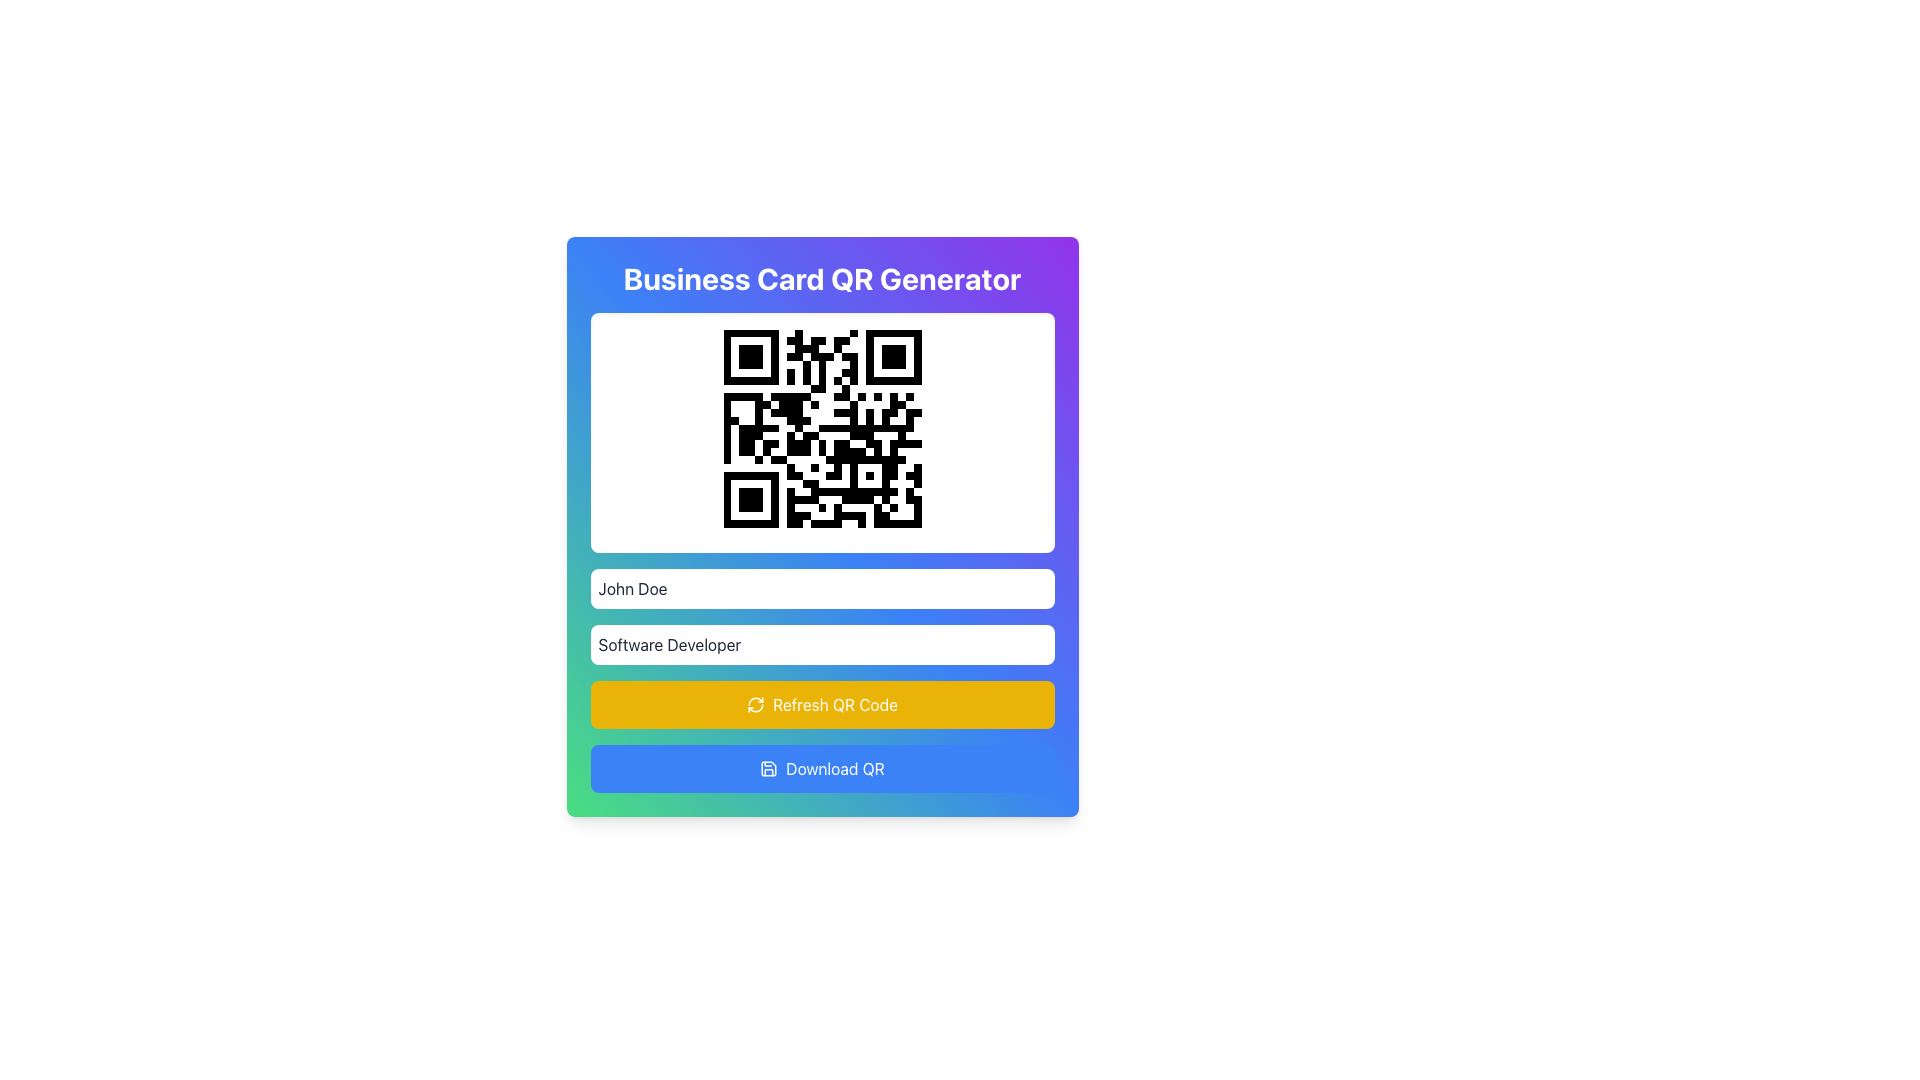 This screenshot has height=1080, width=1920. I want to click on the descriptive text for the refresh QR code button, which is located within the yellow button area, centered above the 'Download QR' button, so click(835, 704).